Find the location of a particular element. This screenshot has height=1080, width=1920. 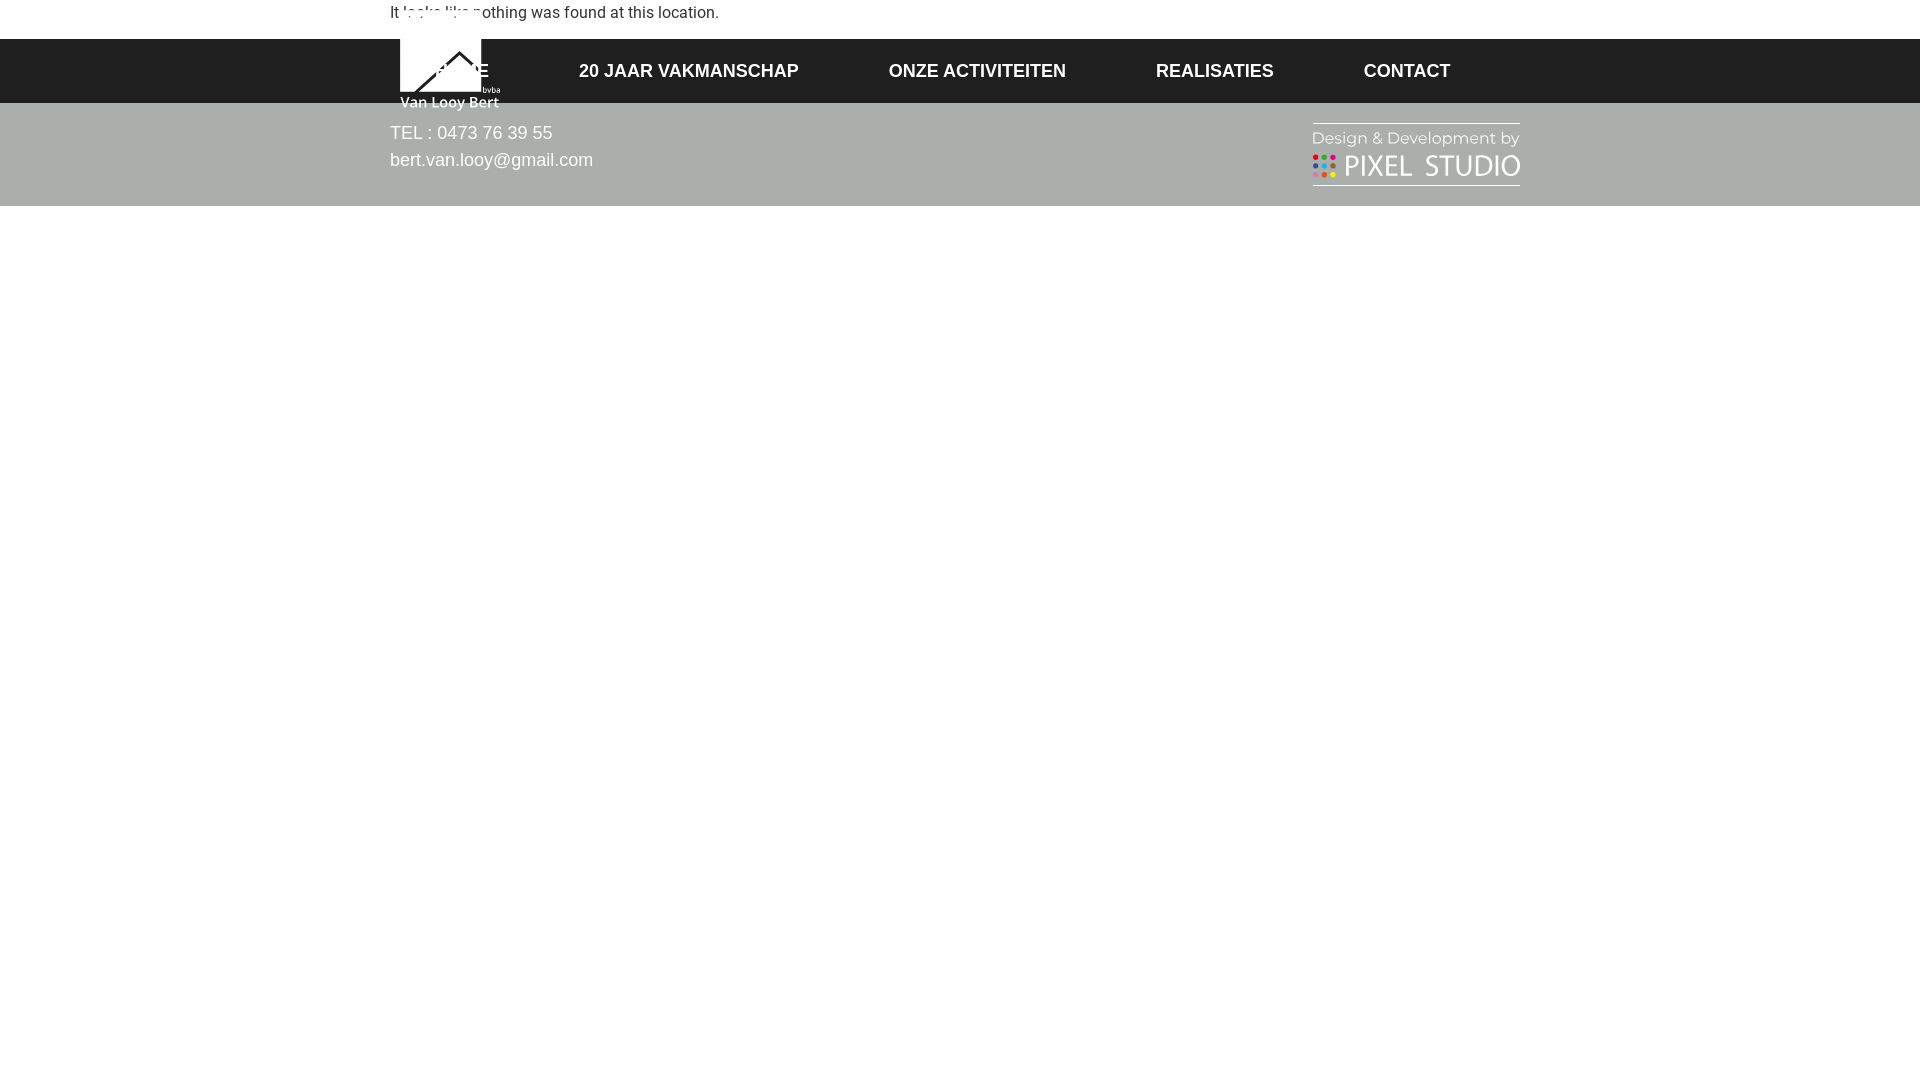

'REALISATIES' is located at coordinates (1213, 69).